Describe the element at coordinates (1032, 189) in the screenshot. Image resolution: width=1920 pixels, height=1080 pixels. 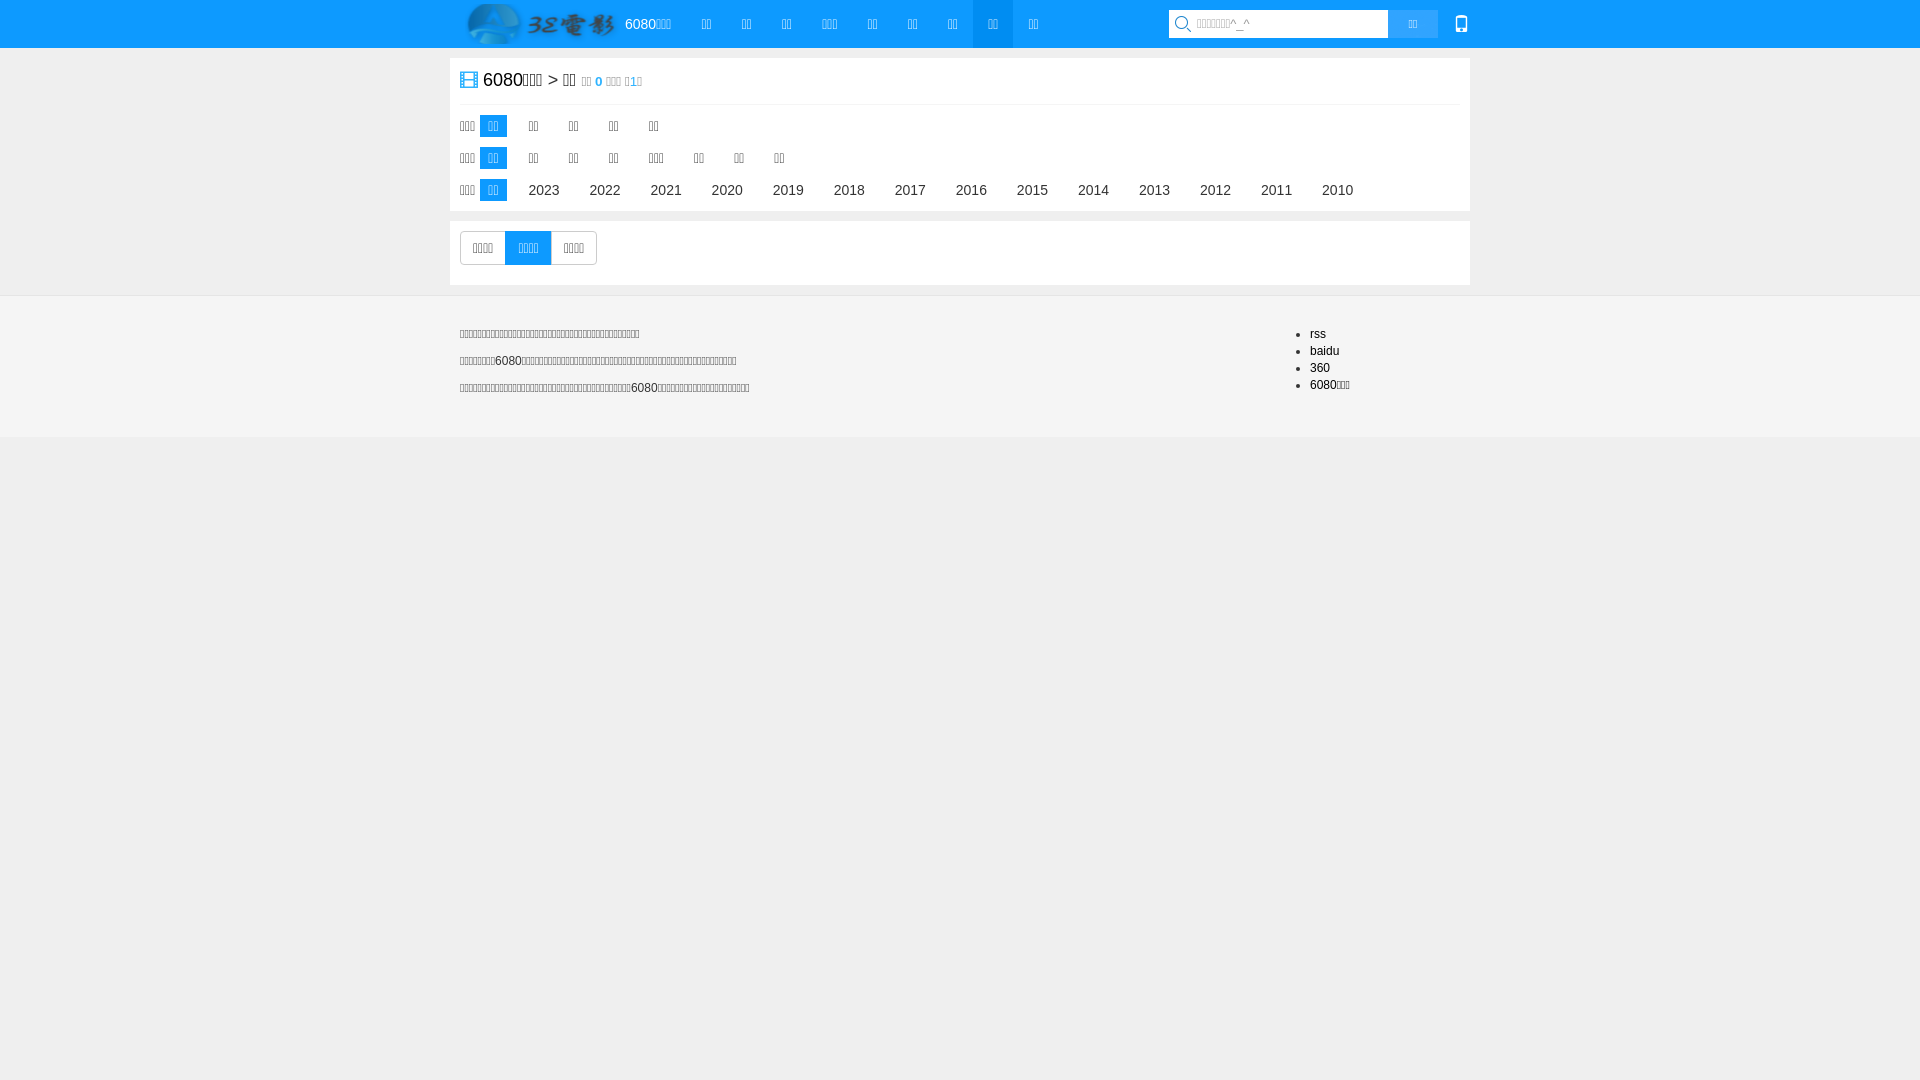
I see `'2015'` at that location.